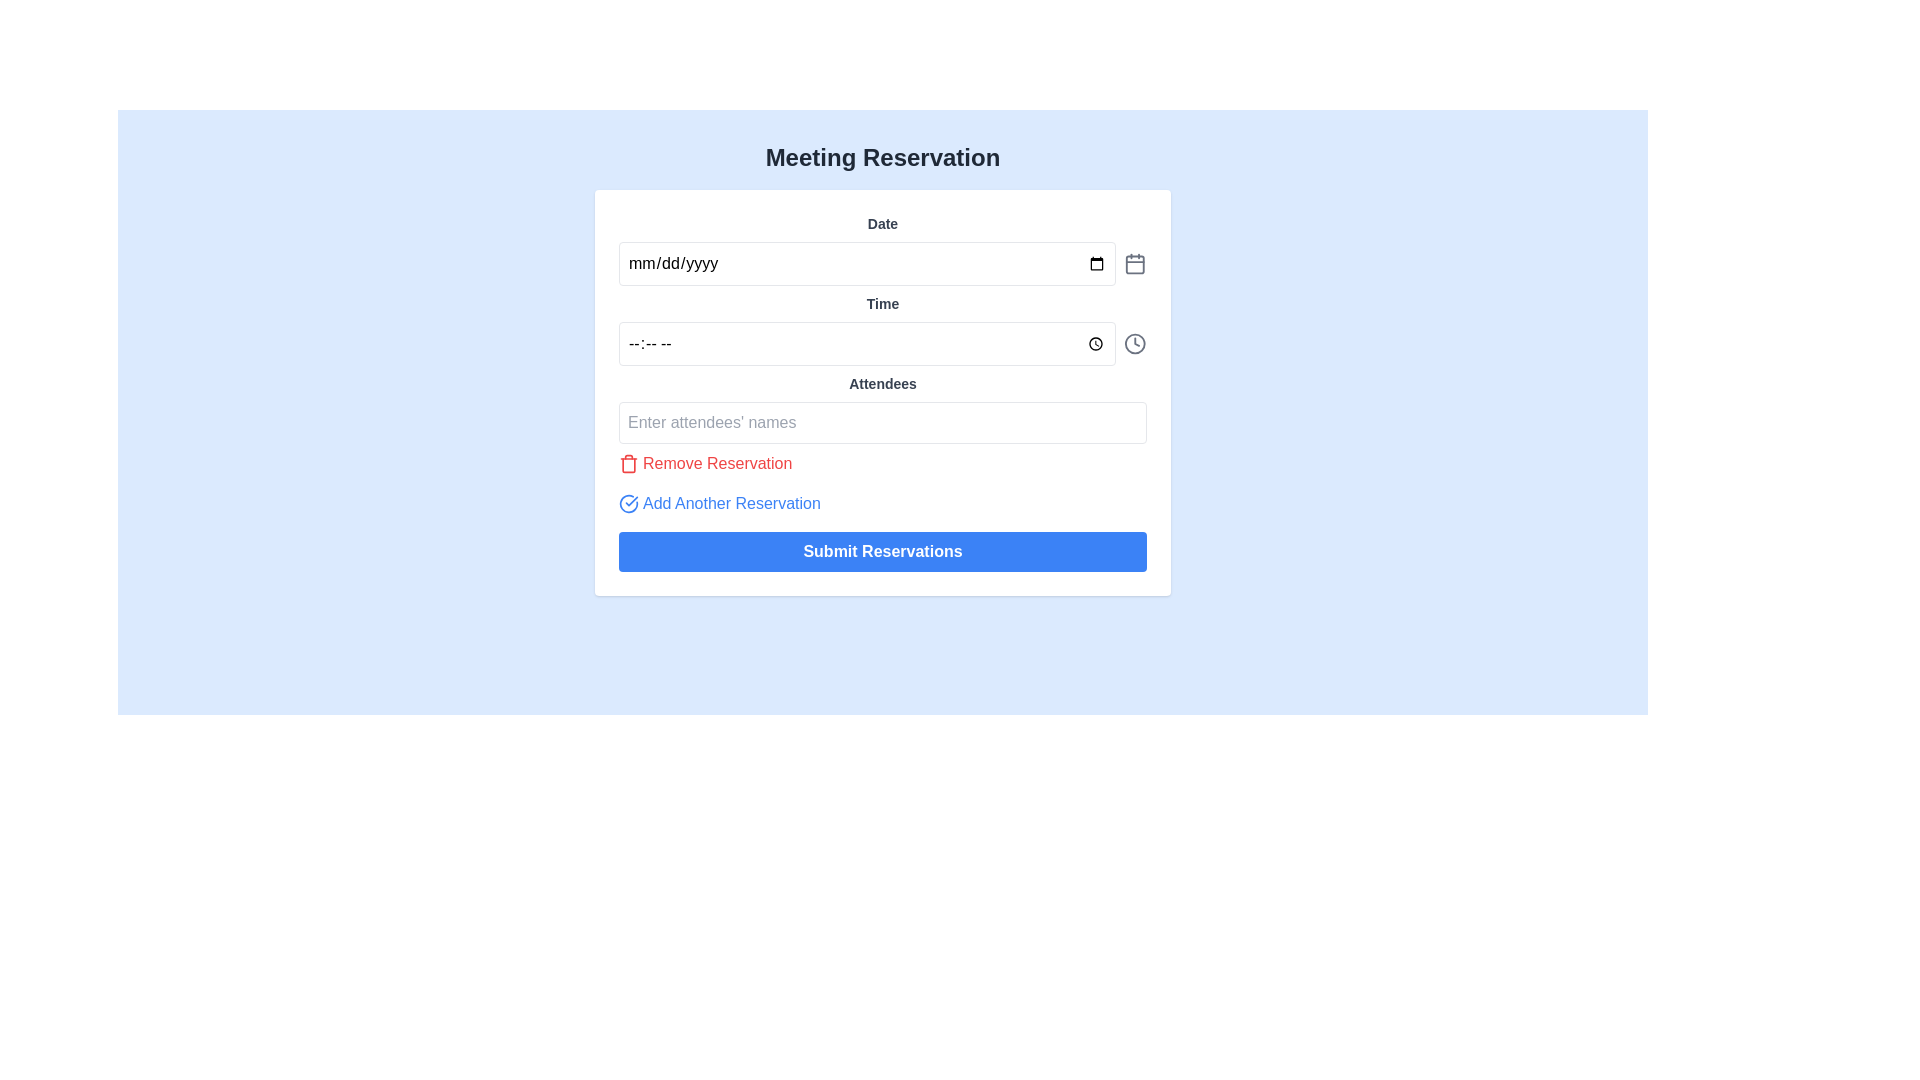 The image size is (1920, 1080). Describe the element at coordinates (1135, 342) in the screenshot. I see `the clock icon, which is an outlined circle with hour and minute hands, styled in gray, located to the right of the 'Time' input field` at that location.